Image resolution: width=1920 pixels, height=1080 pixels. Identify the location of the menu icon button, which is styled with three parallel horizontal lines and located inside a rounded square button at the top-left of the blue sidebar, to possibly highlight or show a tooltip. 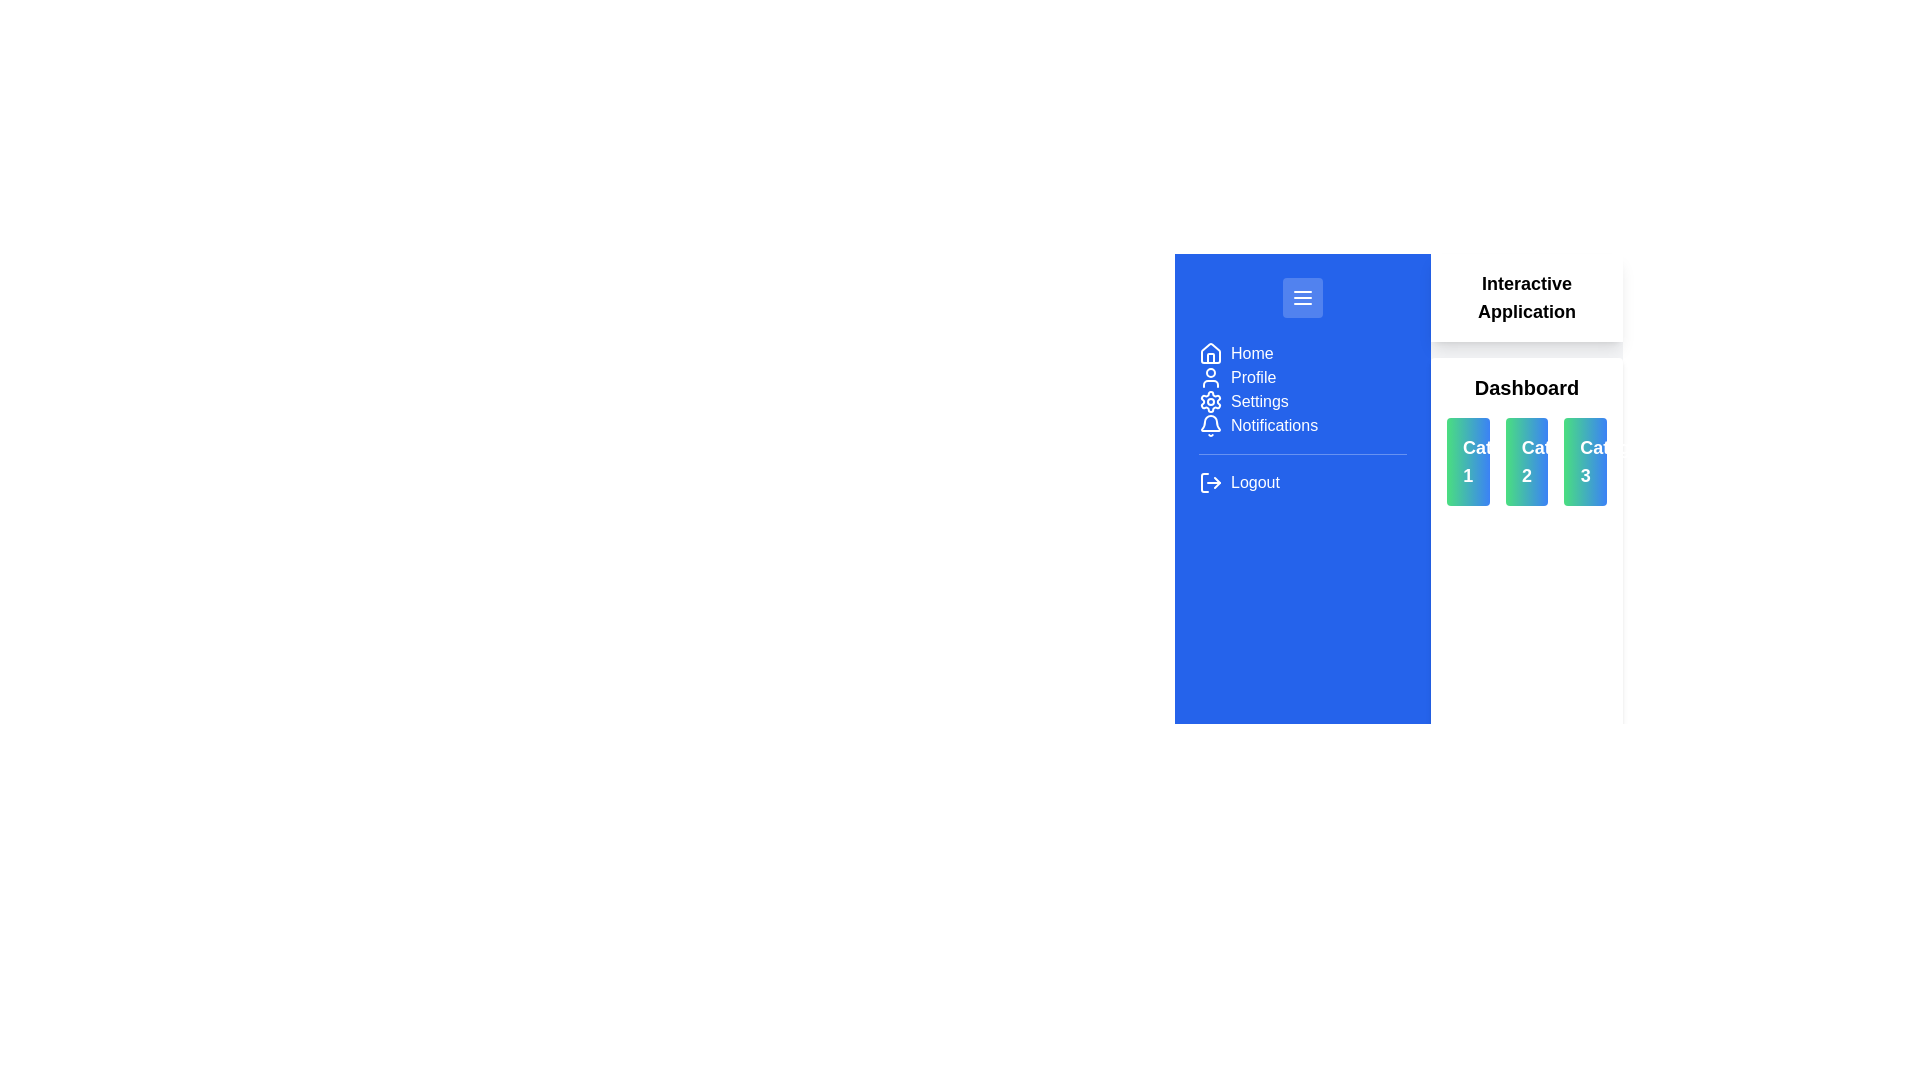
(1302, 297).